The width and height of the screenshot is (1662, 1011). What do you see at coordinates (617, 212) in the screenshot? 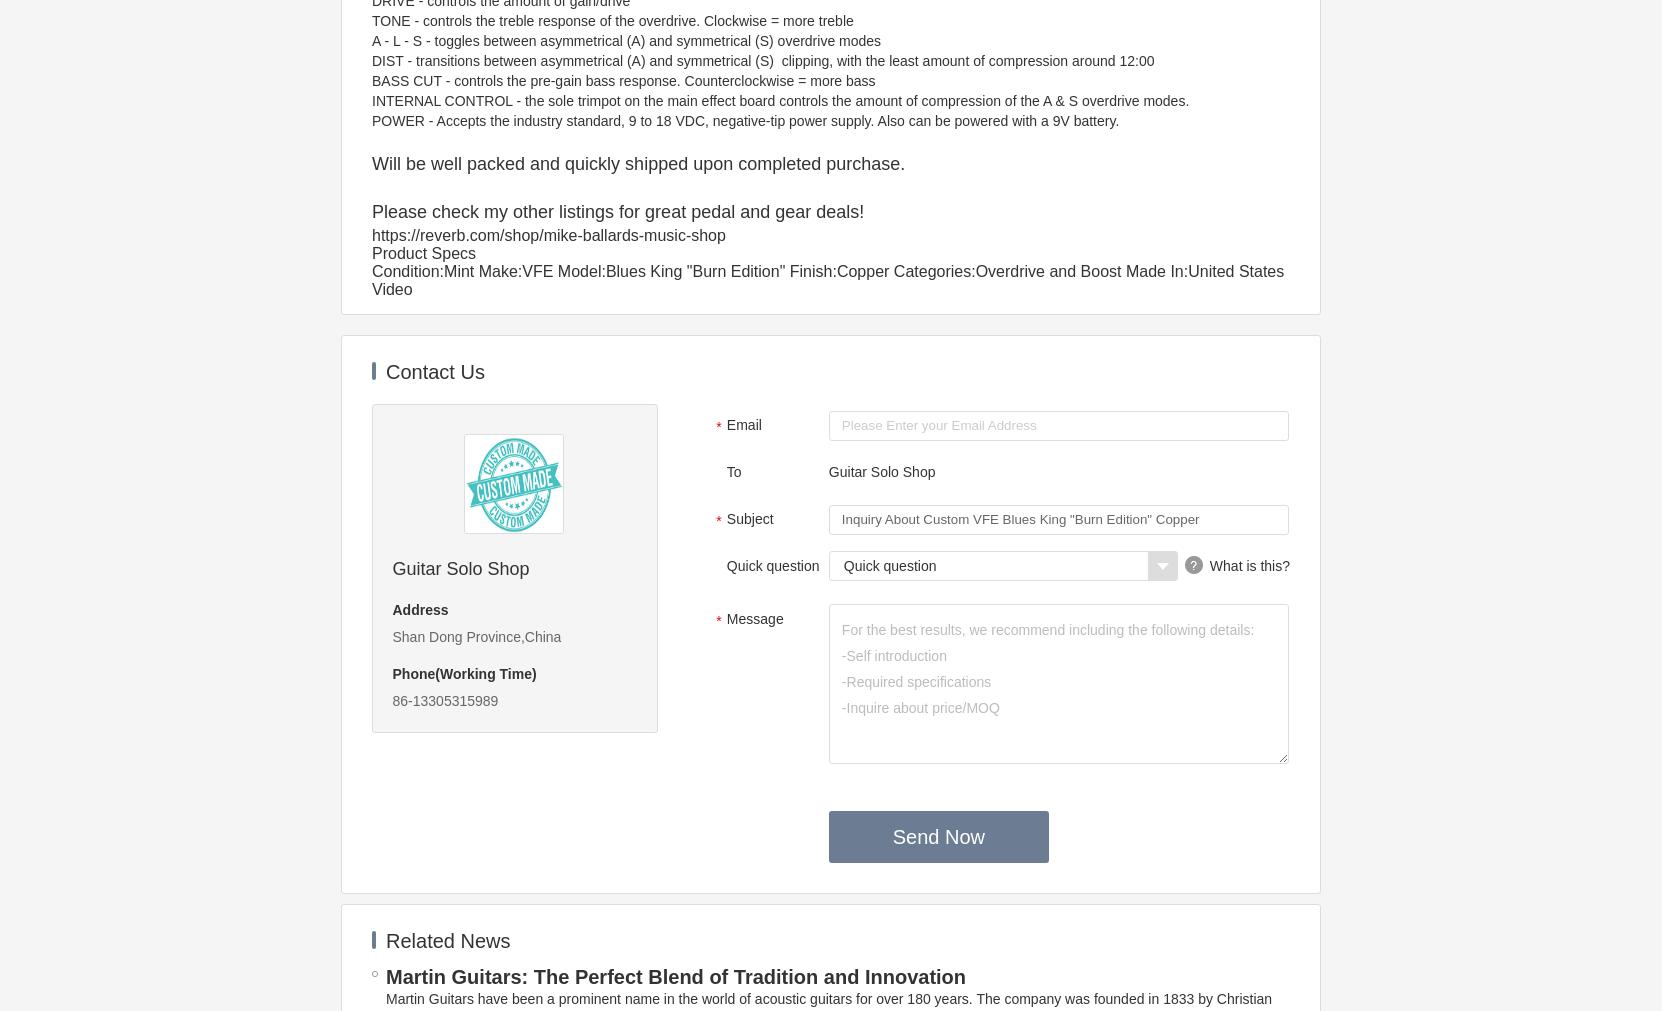
I see `'Please check my other listings for great pedal and gear deals!'` at bounding box center [617, 212].